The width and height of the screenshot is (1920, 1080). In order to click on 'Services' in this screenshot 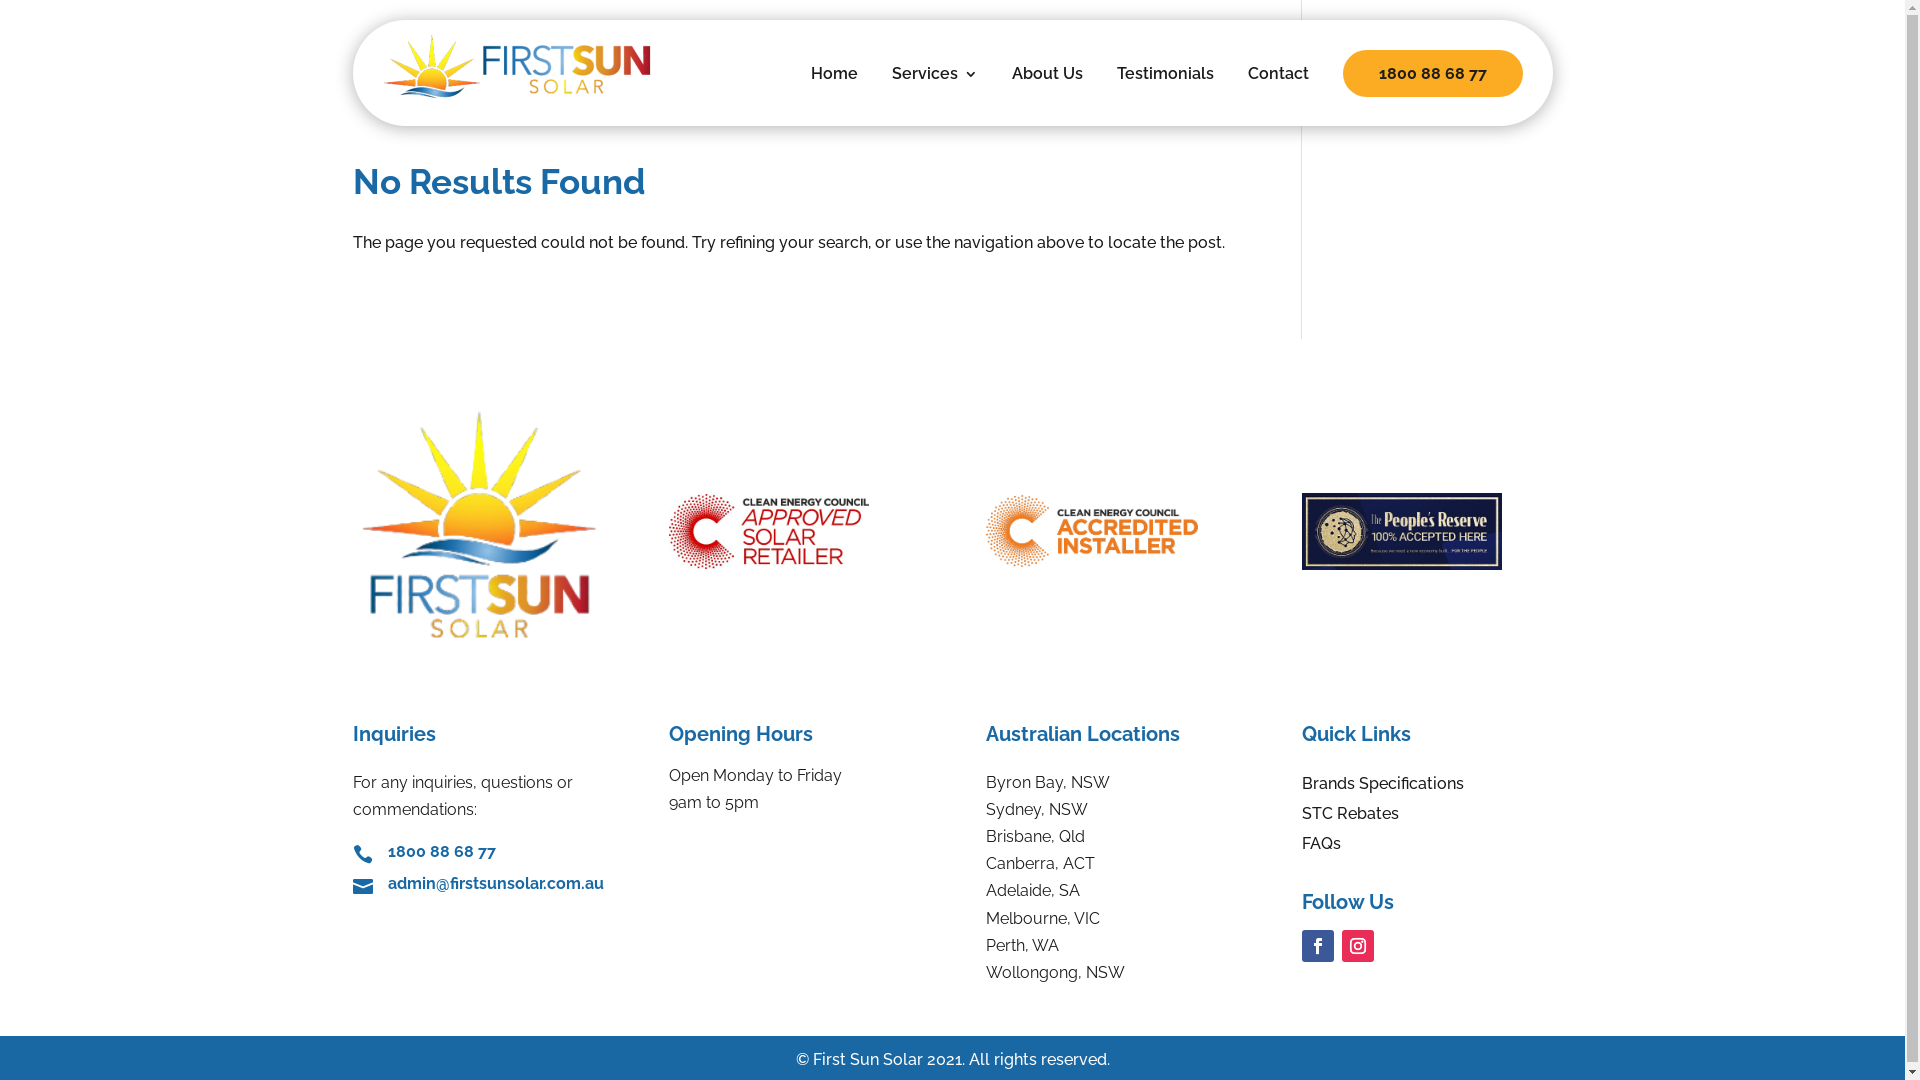, I will do `click(891, 87)`.